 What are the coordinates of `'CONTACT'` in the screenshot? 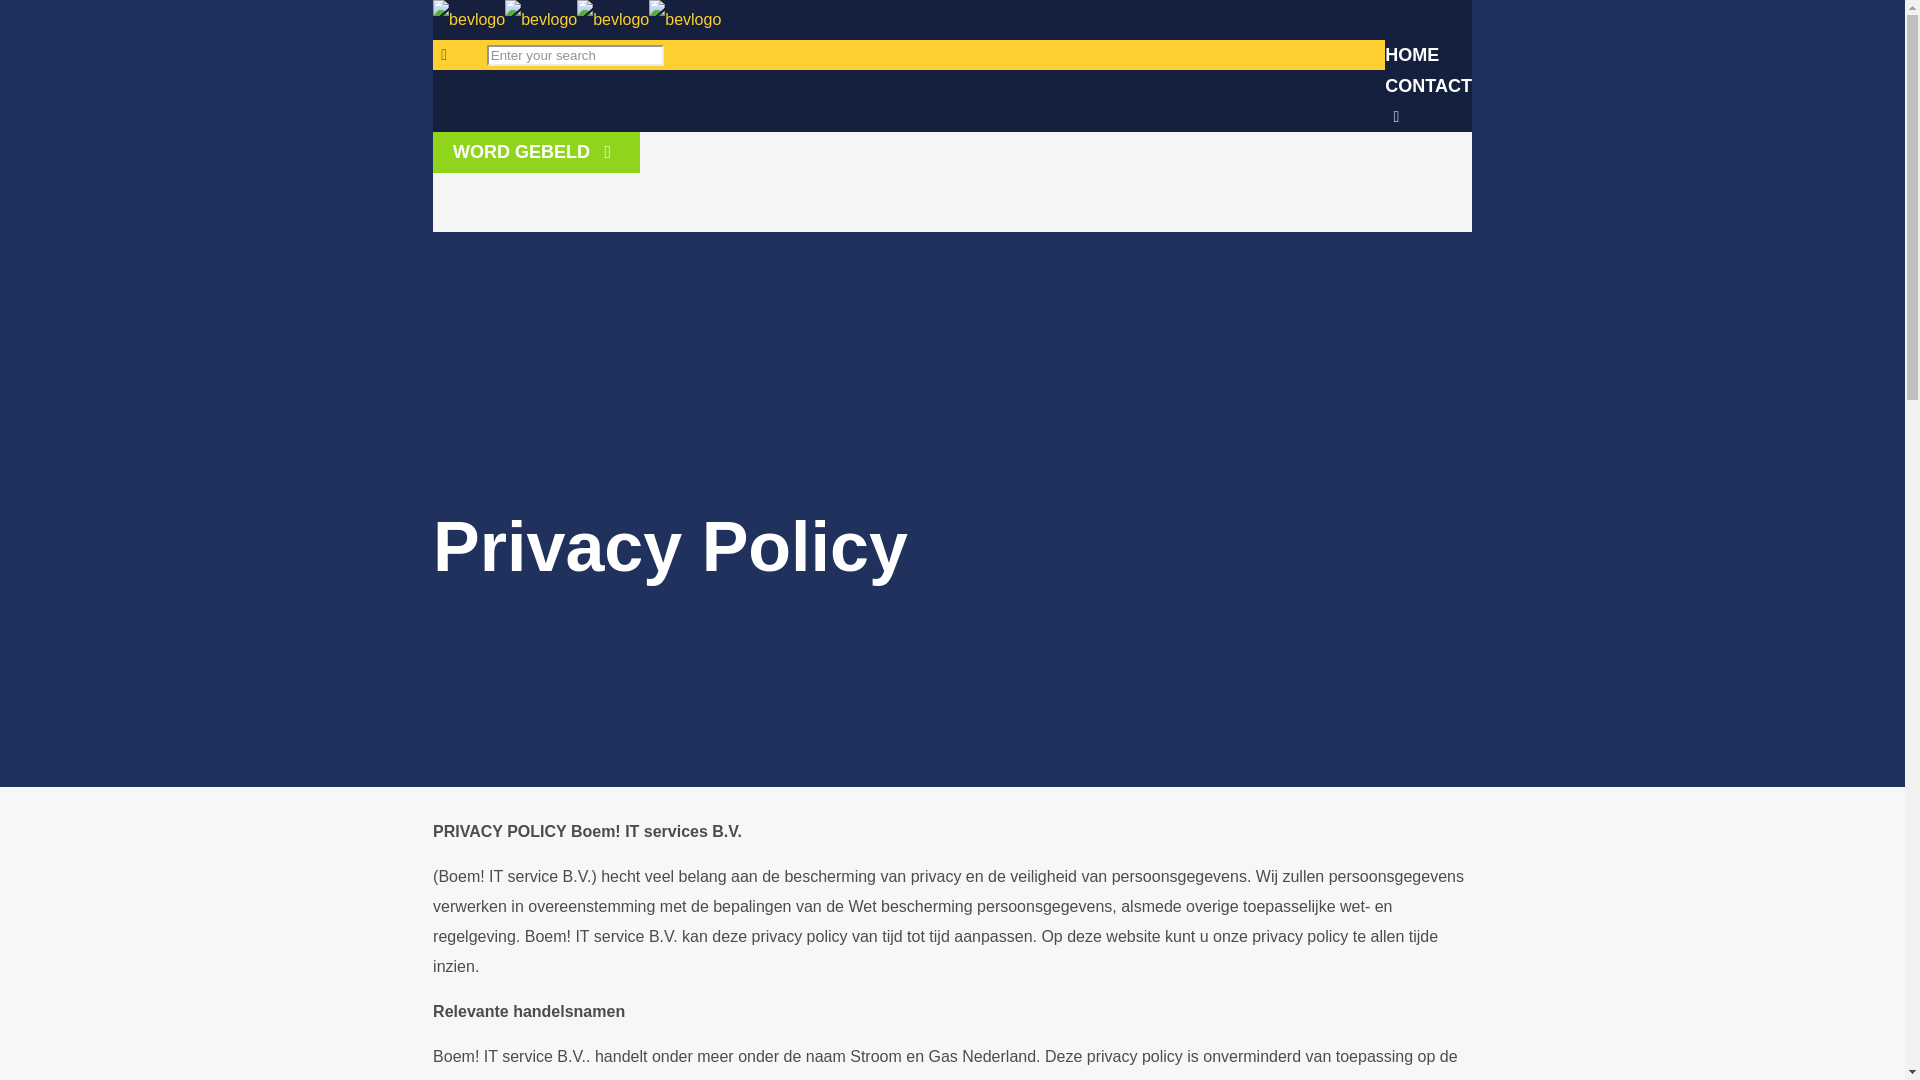 It's located at (1384, 84).